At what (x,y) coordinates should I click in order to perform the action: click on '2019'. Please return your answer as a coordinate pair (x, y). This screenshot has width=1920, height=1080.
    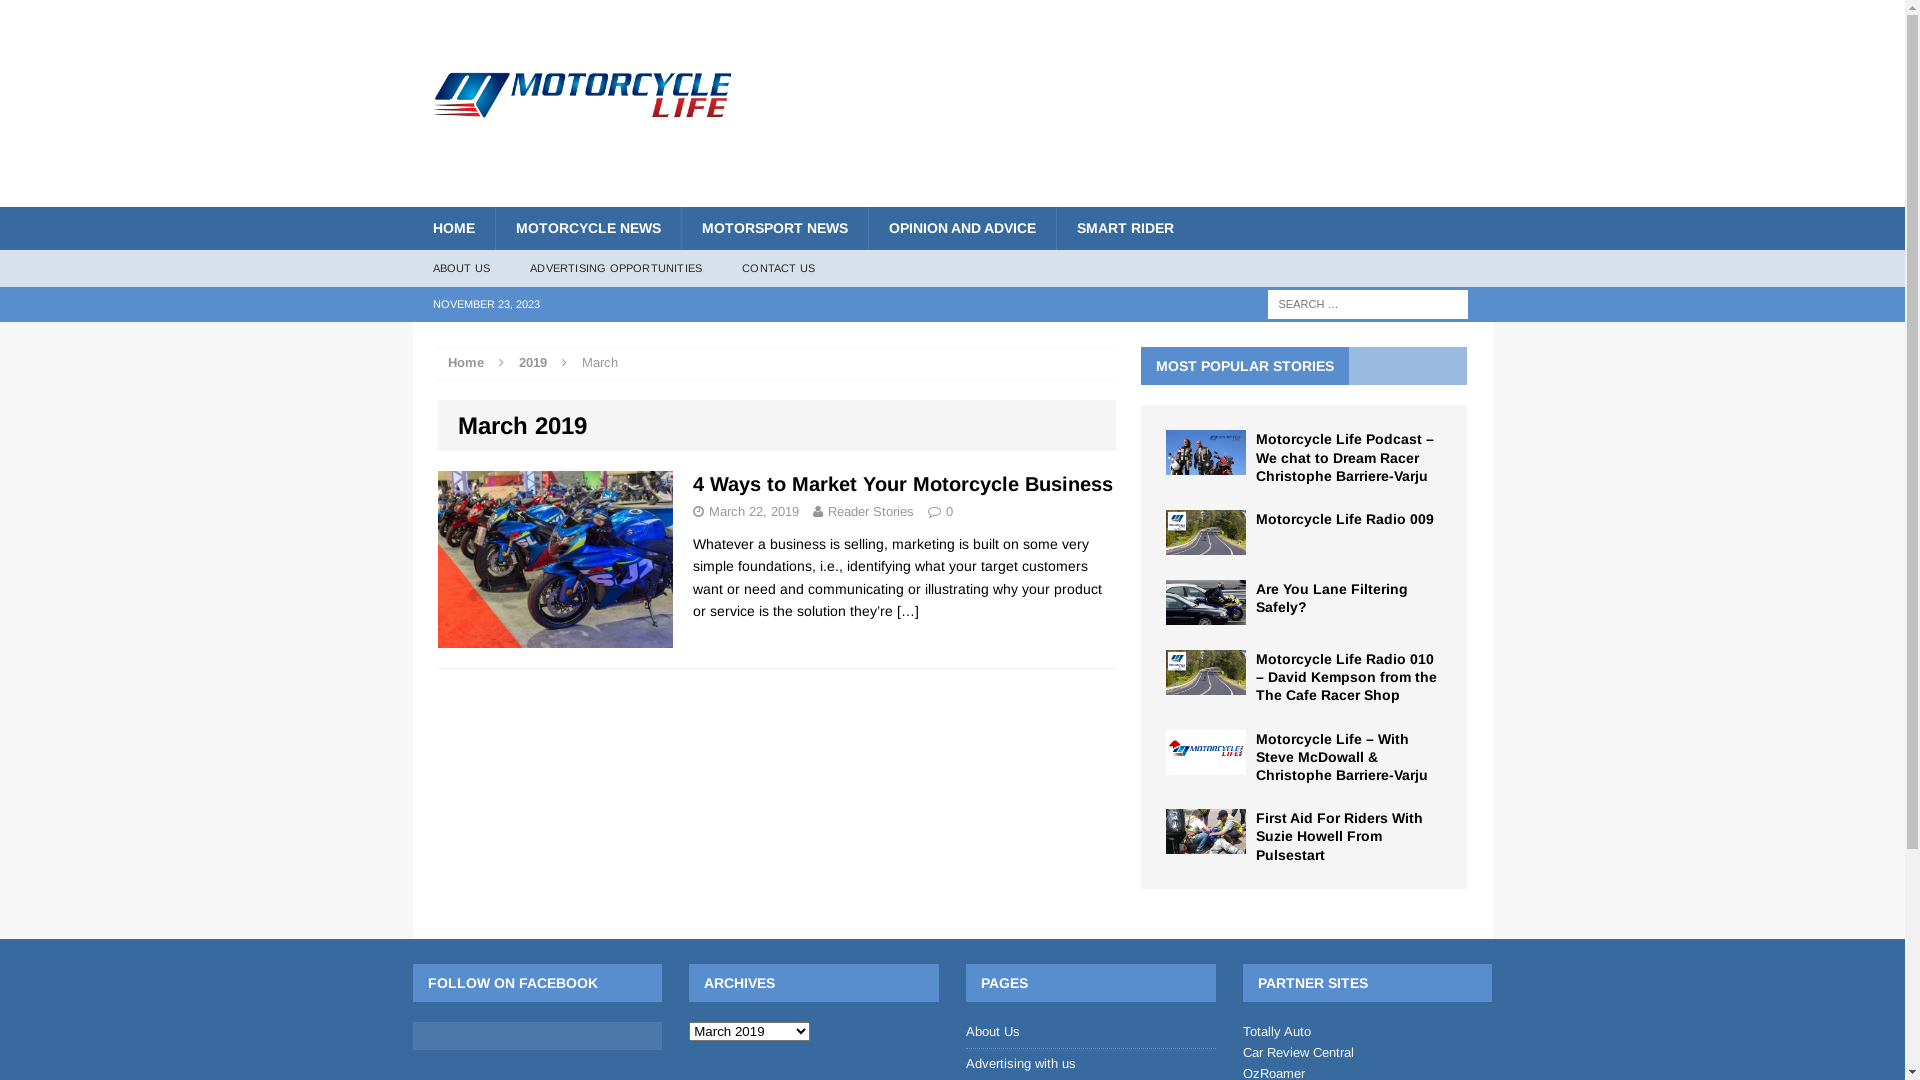
    Looking at the image, I should click on (532, 362).